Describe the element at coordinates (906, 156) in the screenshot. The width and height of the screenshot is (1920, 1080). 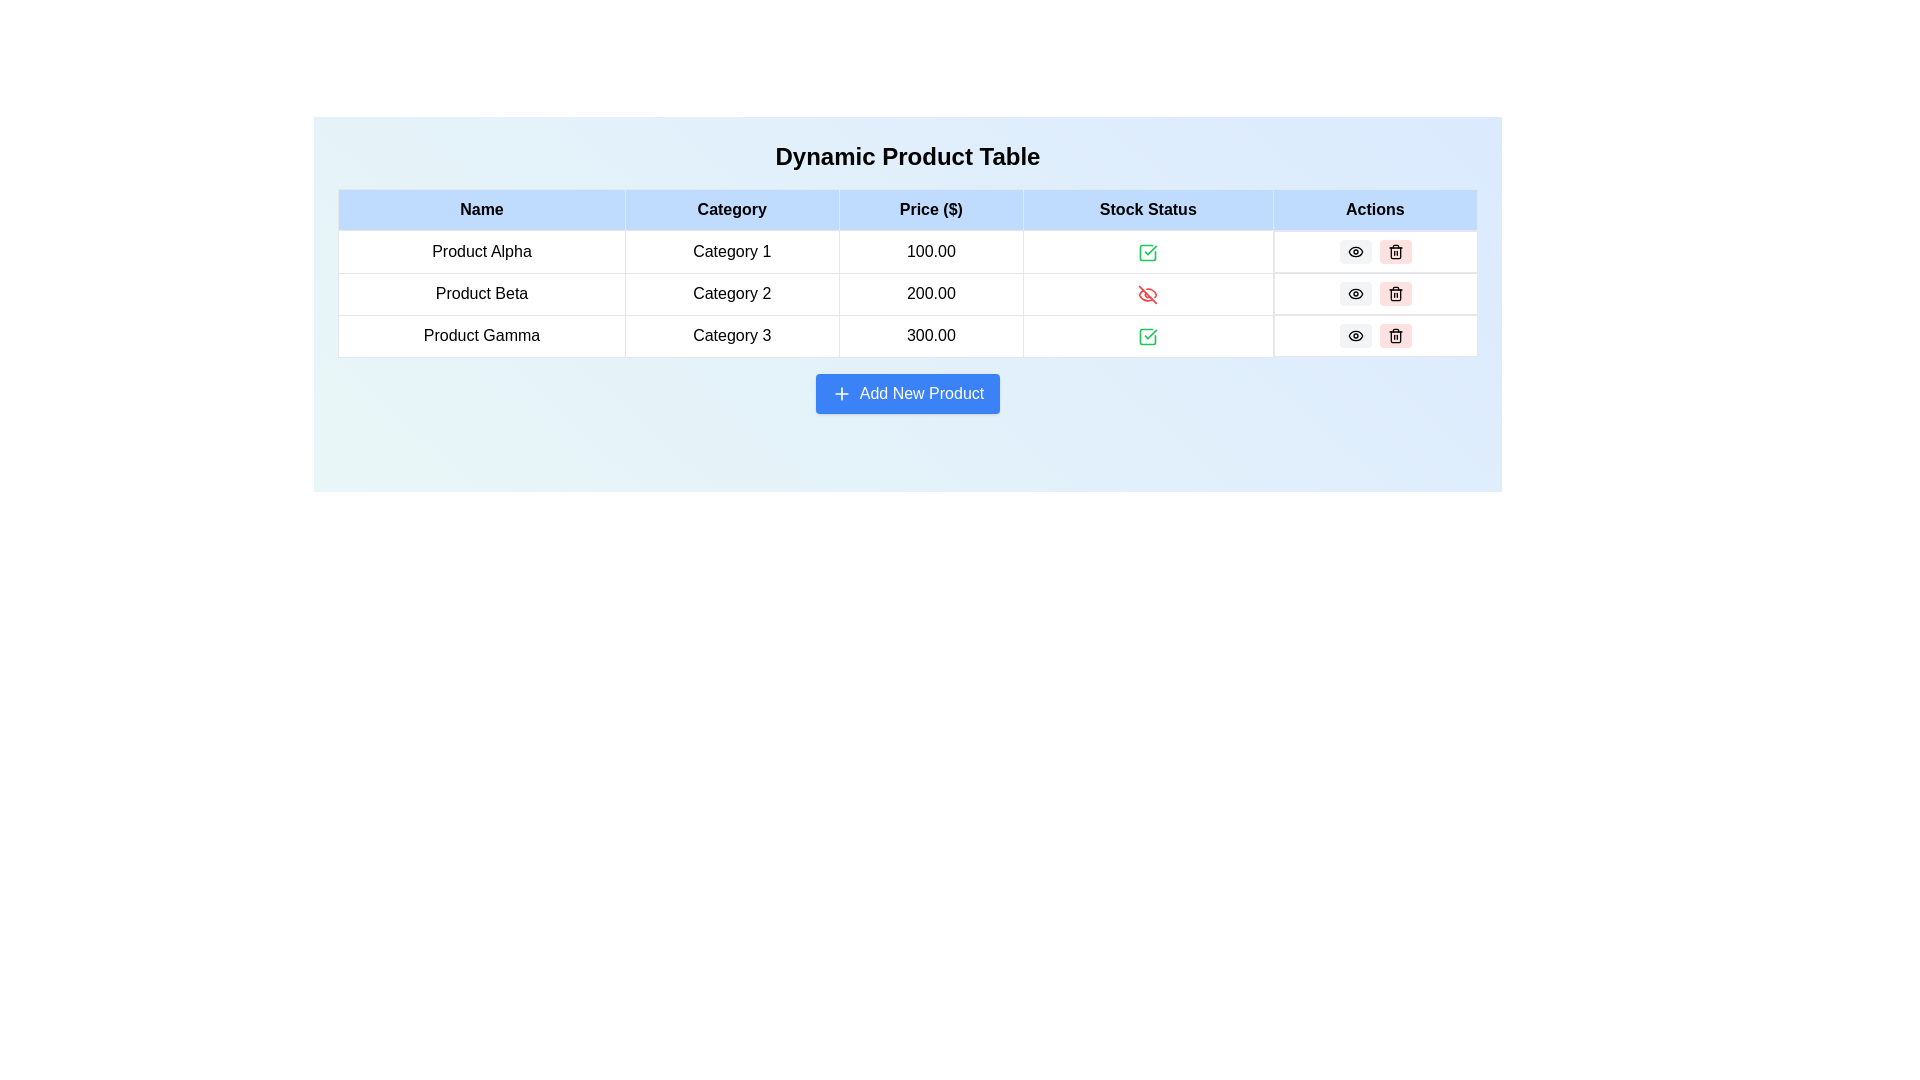
I see `the Text header that serves as the title for the product table, located at the topmost section above the product listings` at that location.